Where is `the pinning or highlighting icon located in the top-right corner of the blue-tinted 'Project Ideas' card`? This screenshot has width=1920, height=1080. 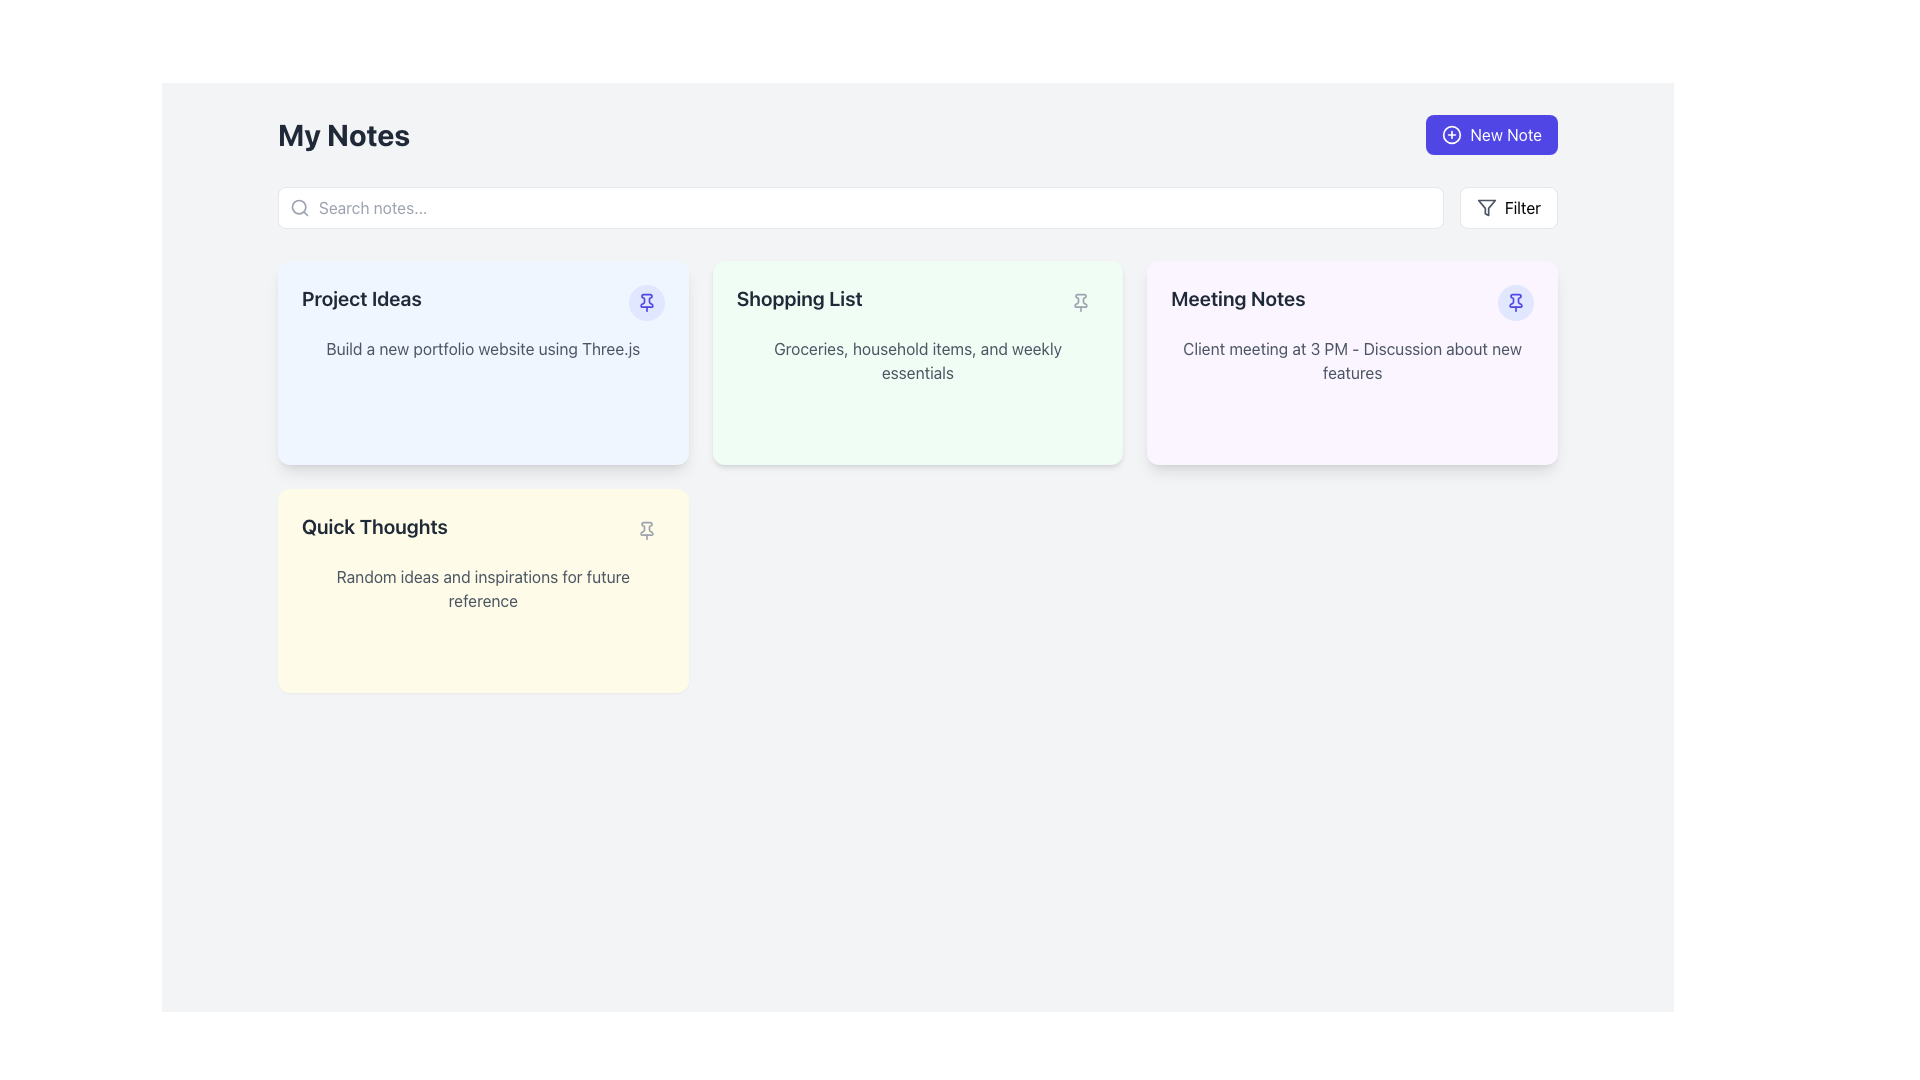 the pinning or highlighting icon located in the top-right corner of the blue-tinted 'Project Ideas' card is located at coordinates (646, 300).